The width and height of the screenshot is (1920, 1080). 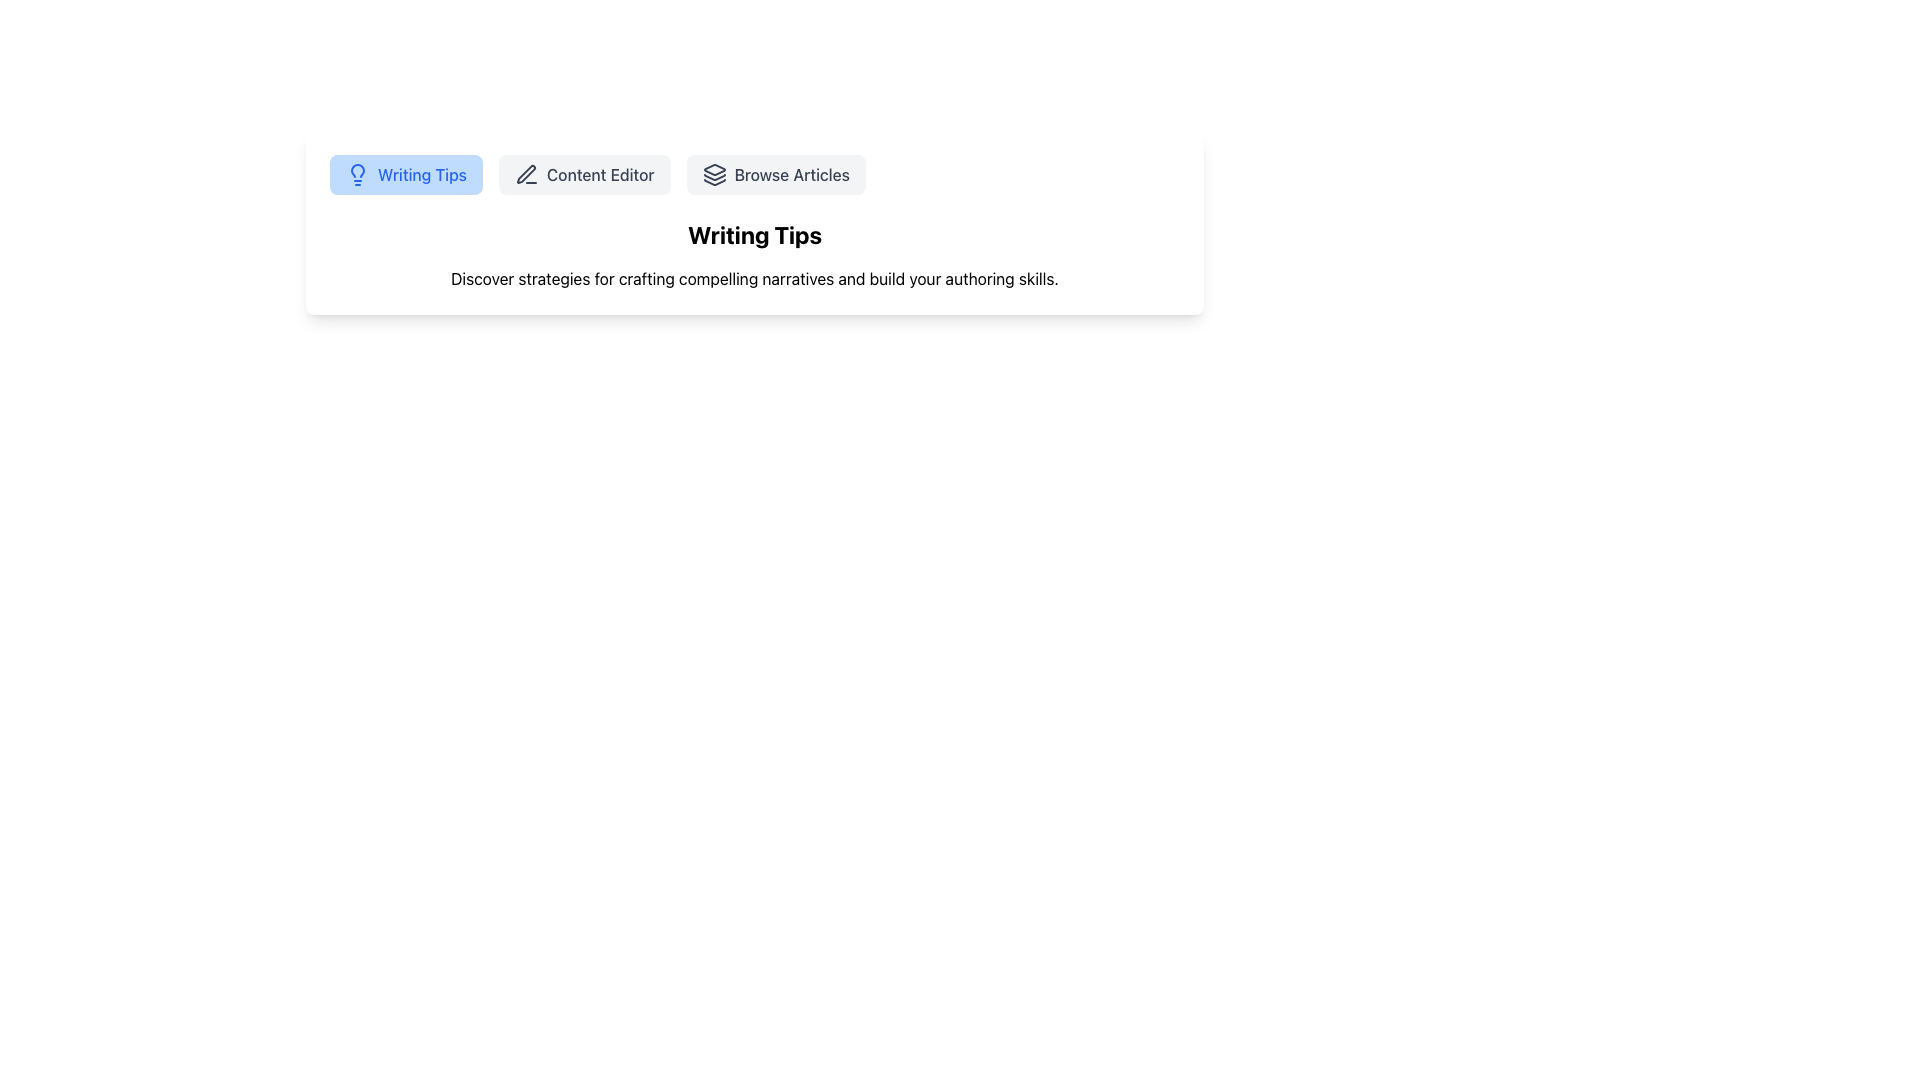 What do you see at coordinates (421, 173) in the screenshot?
I see `text content of the 'Writing Tips' label located on the right side of the SVG lightbulb icon within an interactive button` at bounding box center [421, 173].